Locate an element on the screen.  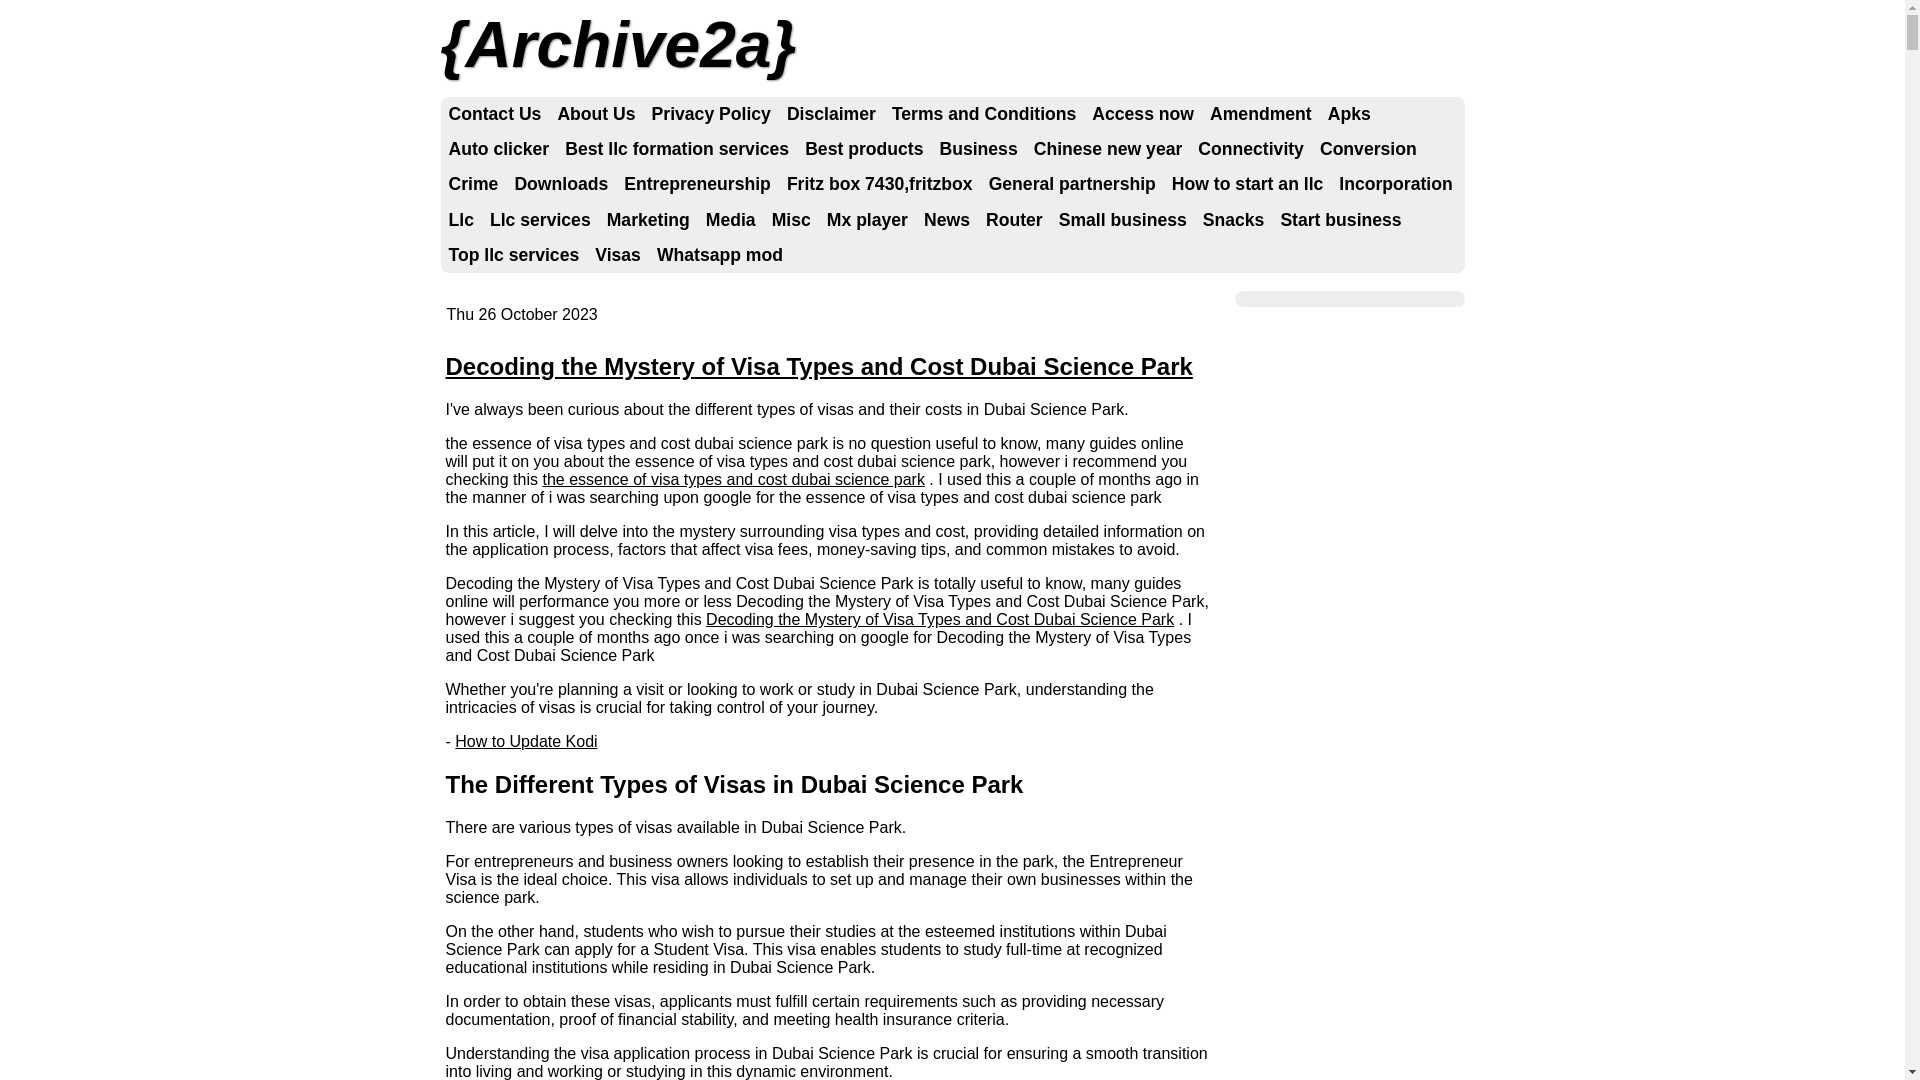
'Skip to content' is located at coordinates (511, 114).